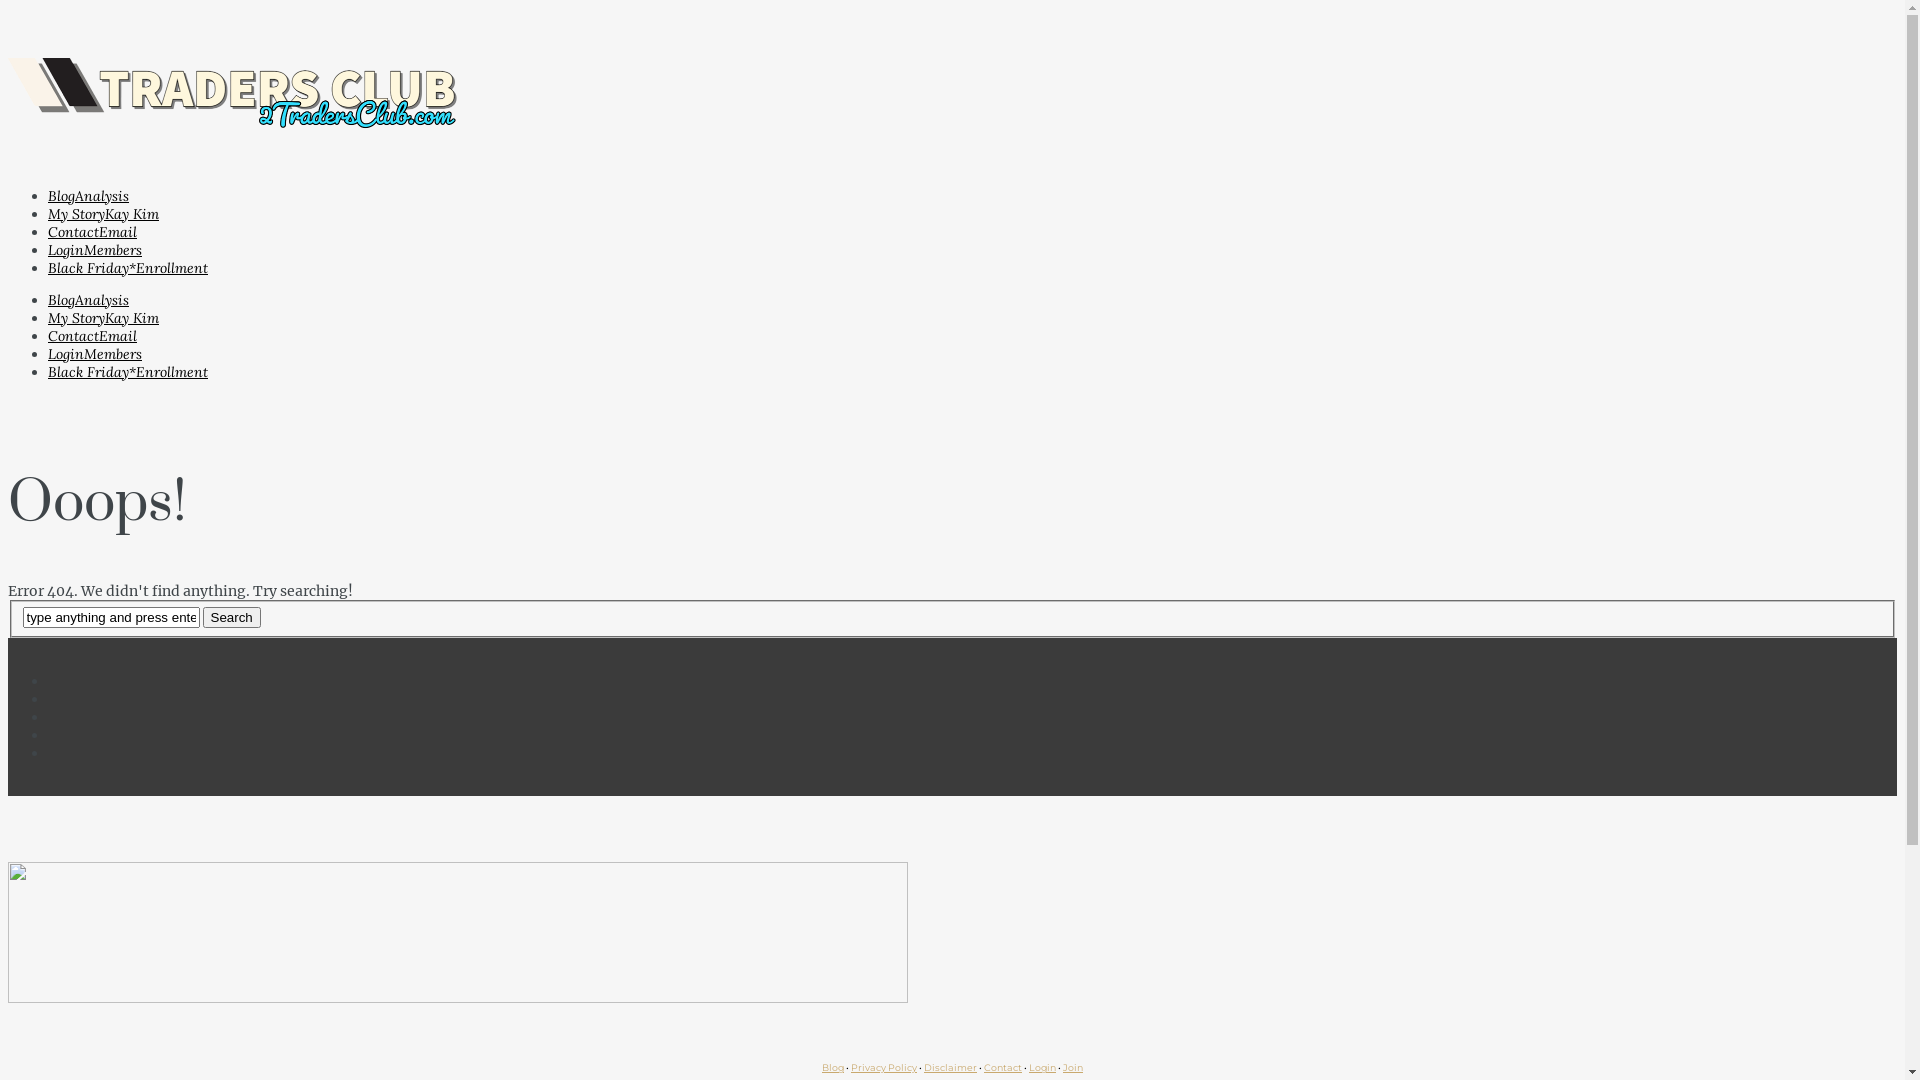 Image resolution: width=1920 pixels, height=1080 pixels. What do you see at coordinates (1072, 1066) in the screenshot?
I see `'Join'` at bounding box center [1072, 1066].